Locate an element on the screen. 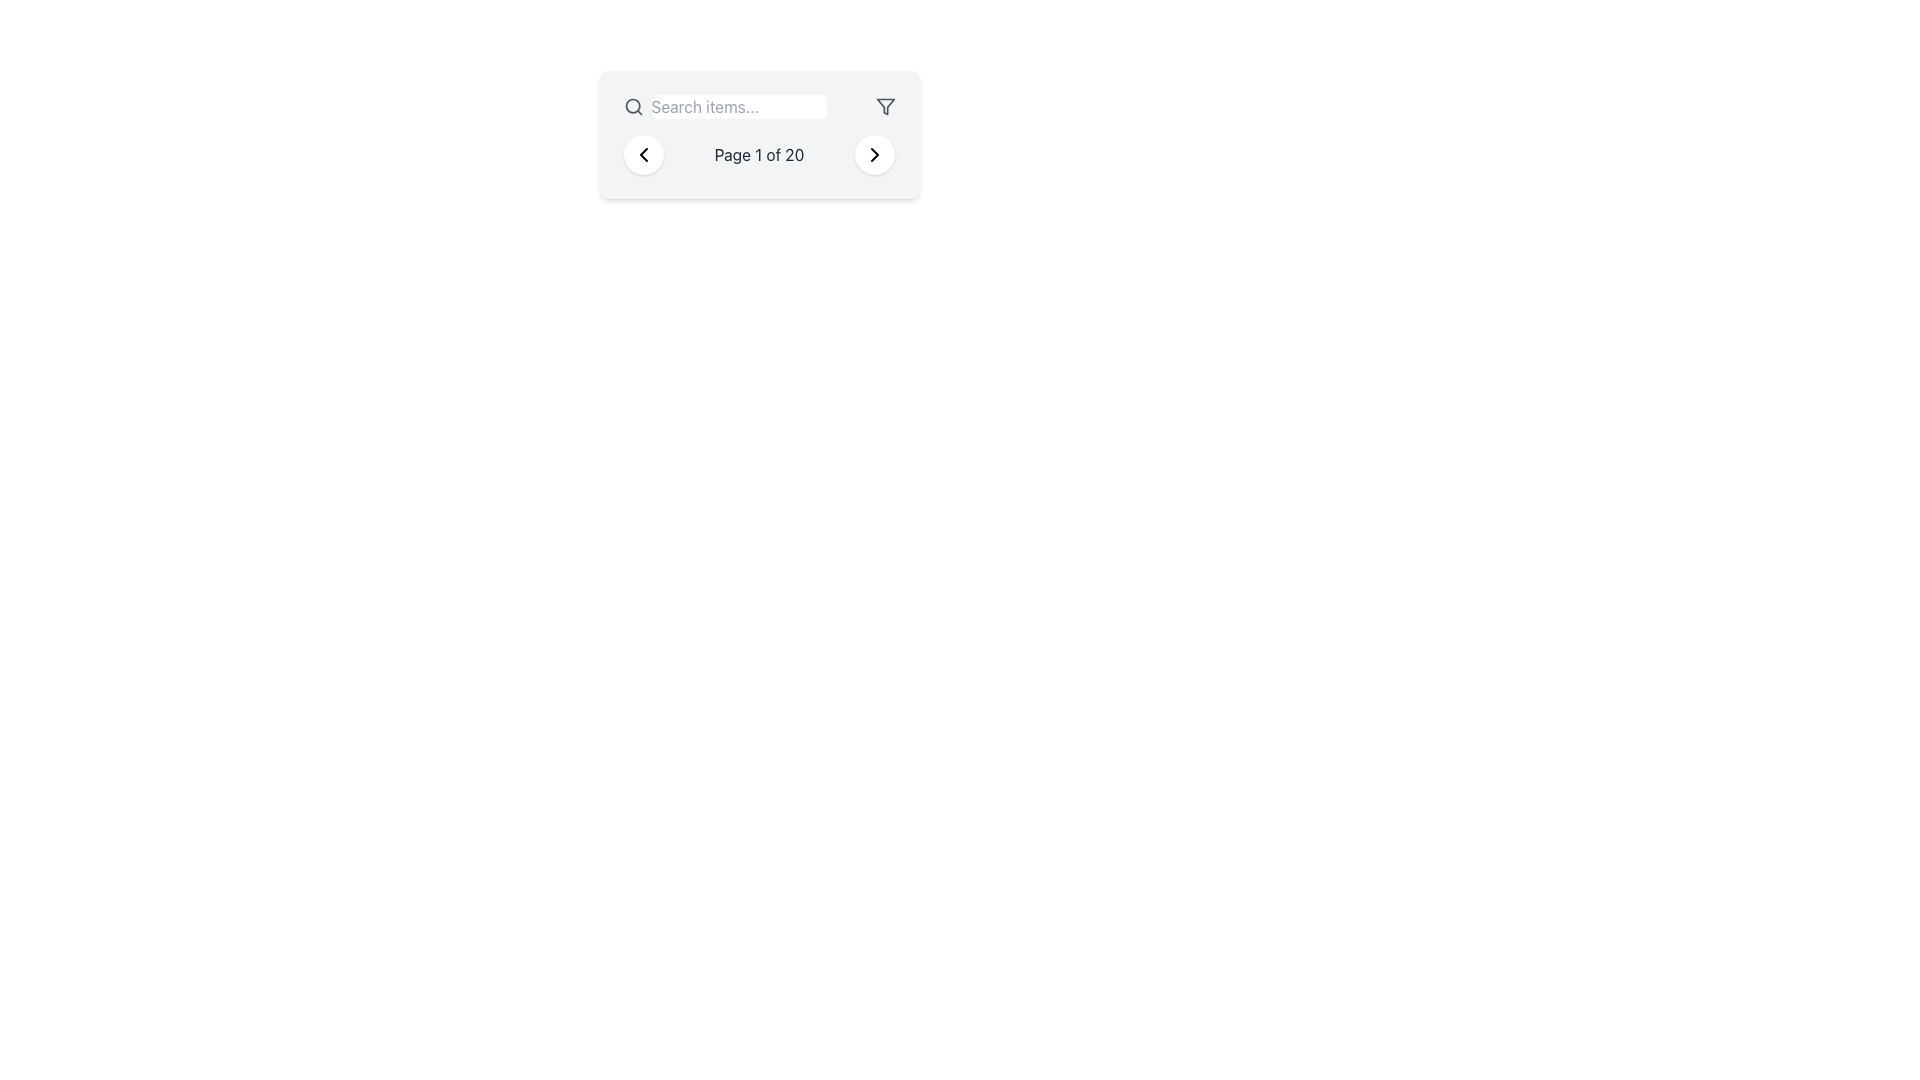 The width and height of the screenshot is (1920, 1080). the filter options icon located on the right side of the search bar is located at coordinates (884, 107).